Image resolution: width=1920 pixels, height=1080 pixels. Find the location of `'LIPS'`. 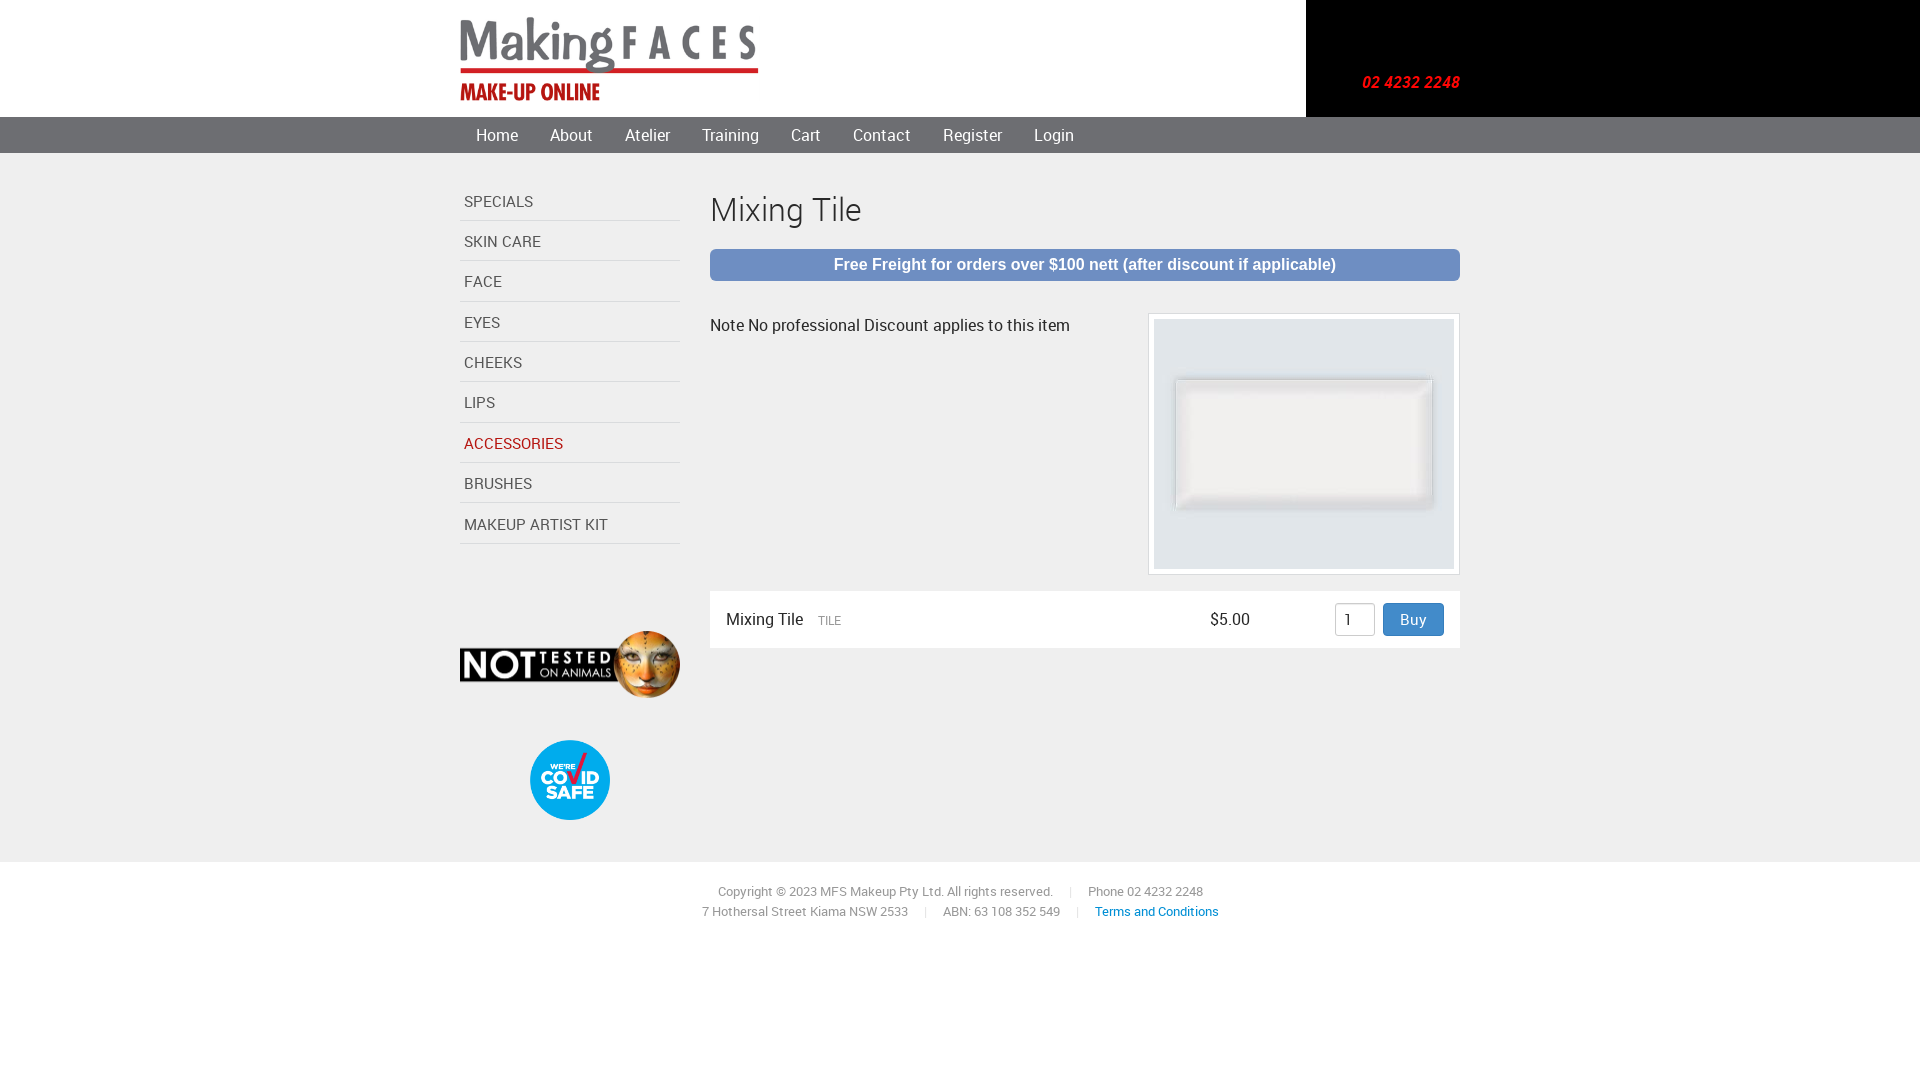

'LIPS' is located at coordinates (569, 405).